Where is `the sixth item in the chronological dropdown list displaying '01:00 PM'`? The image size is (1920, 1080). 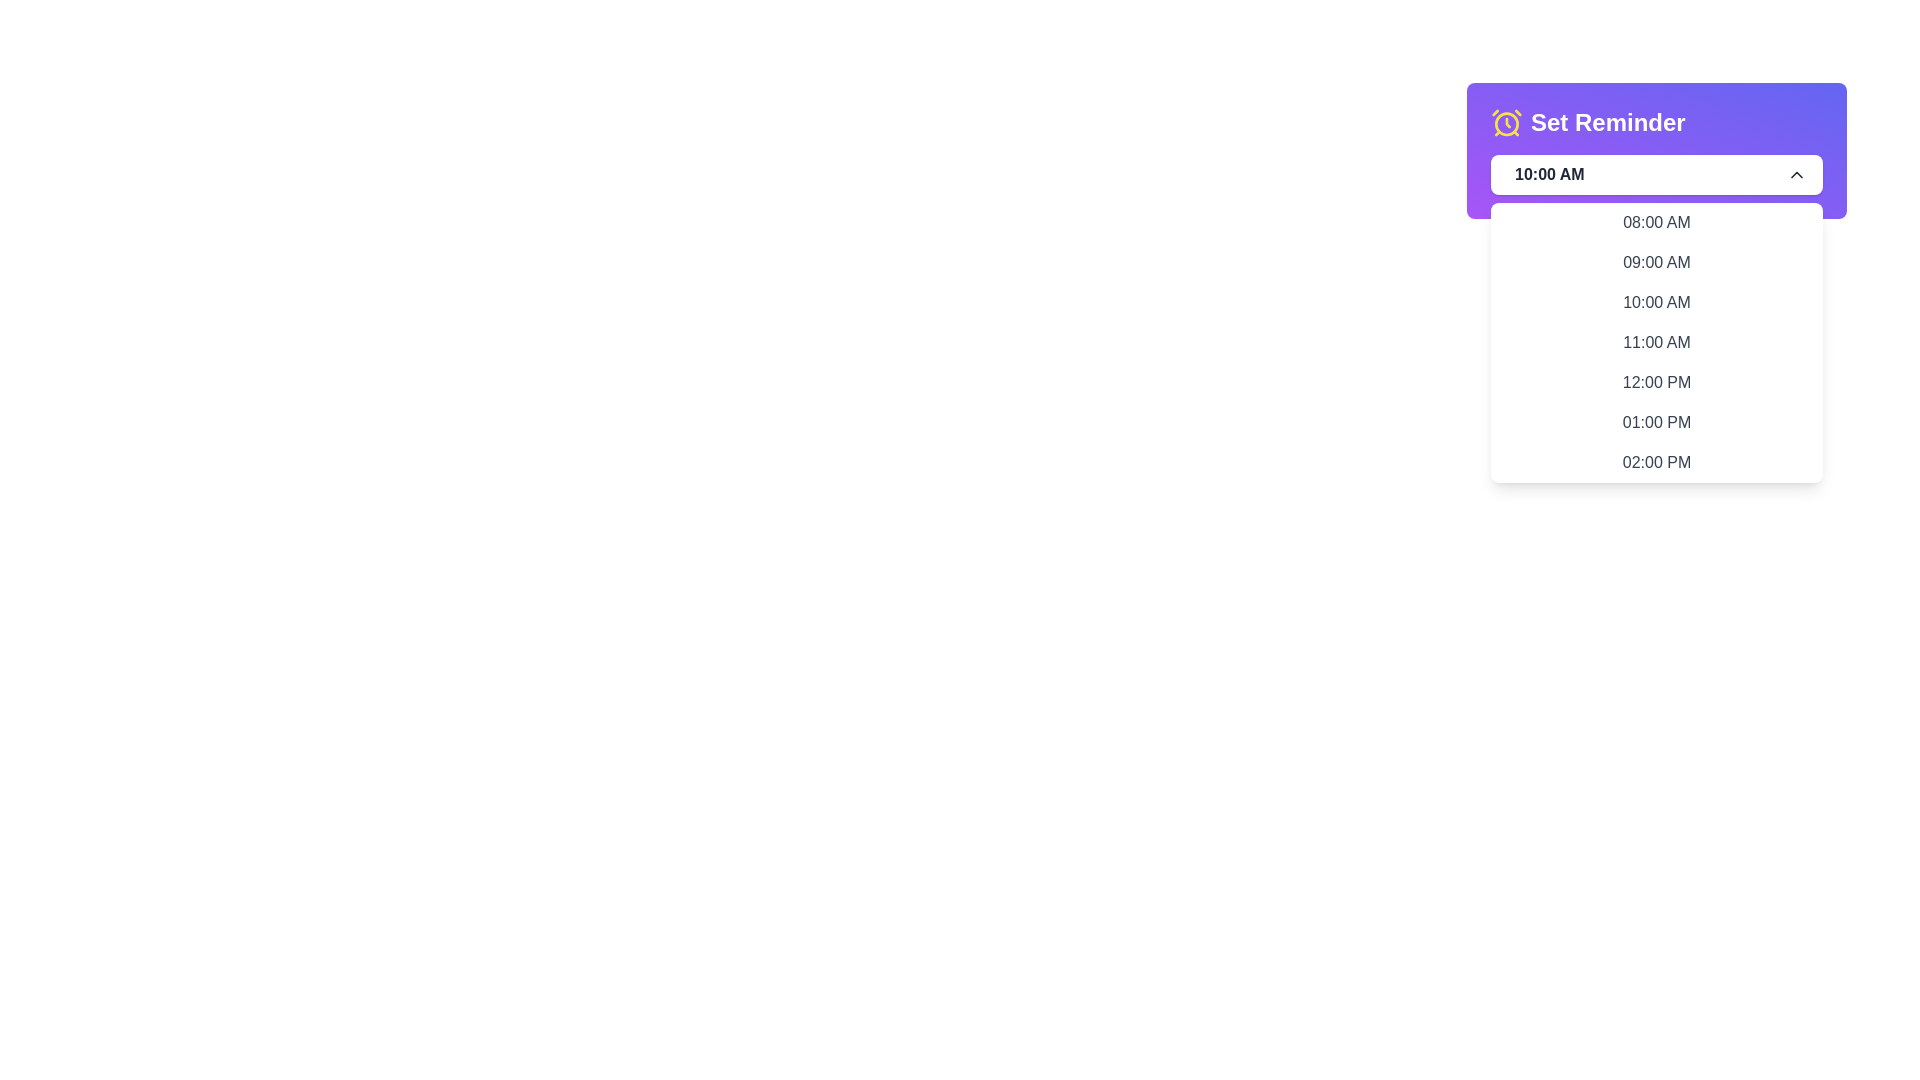 the sixth item in the chronological dropdown list displaying '01:00 PM' is located at coordinates (1656, 422).